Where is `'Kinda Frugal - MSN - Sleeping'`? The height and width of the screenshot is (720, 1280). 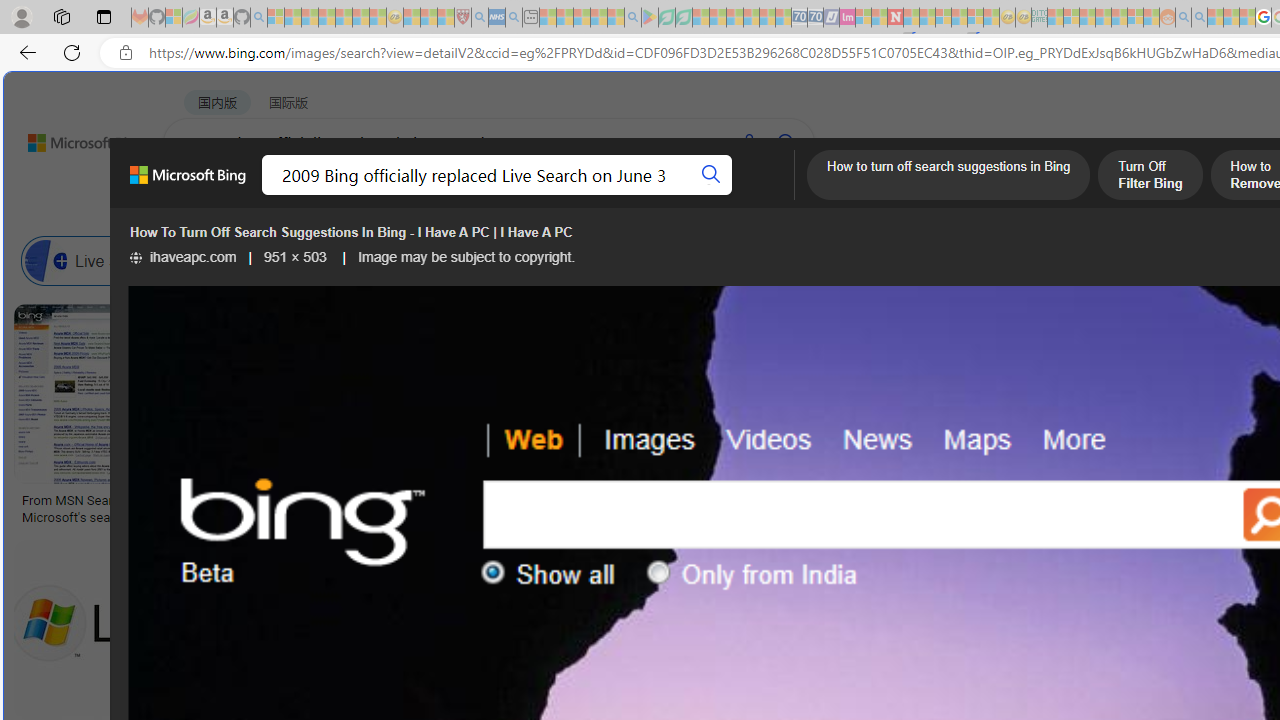 'Kinda Frugal - MSN - Sleeping' is located at coordinates (1120, 17).